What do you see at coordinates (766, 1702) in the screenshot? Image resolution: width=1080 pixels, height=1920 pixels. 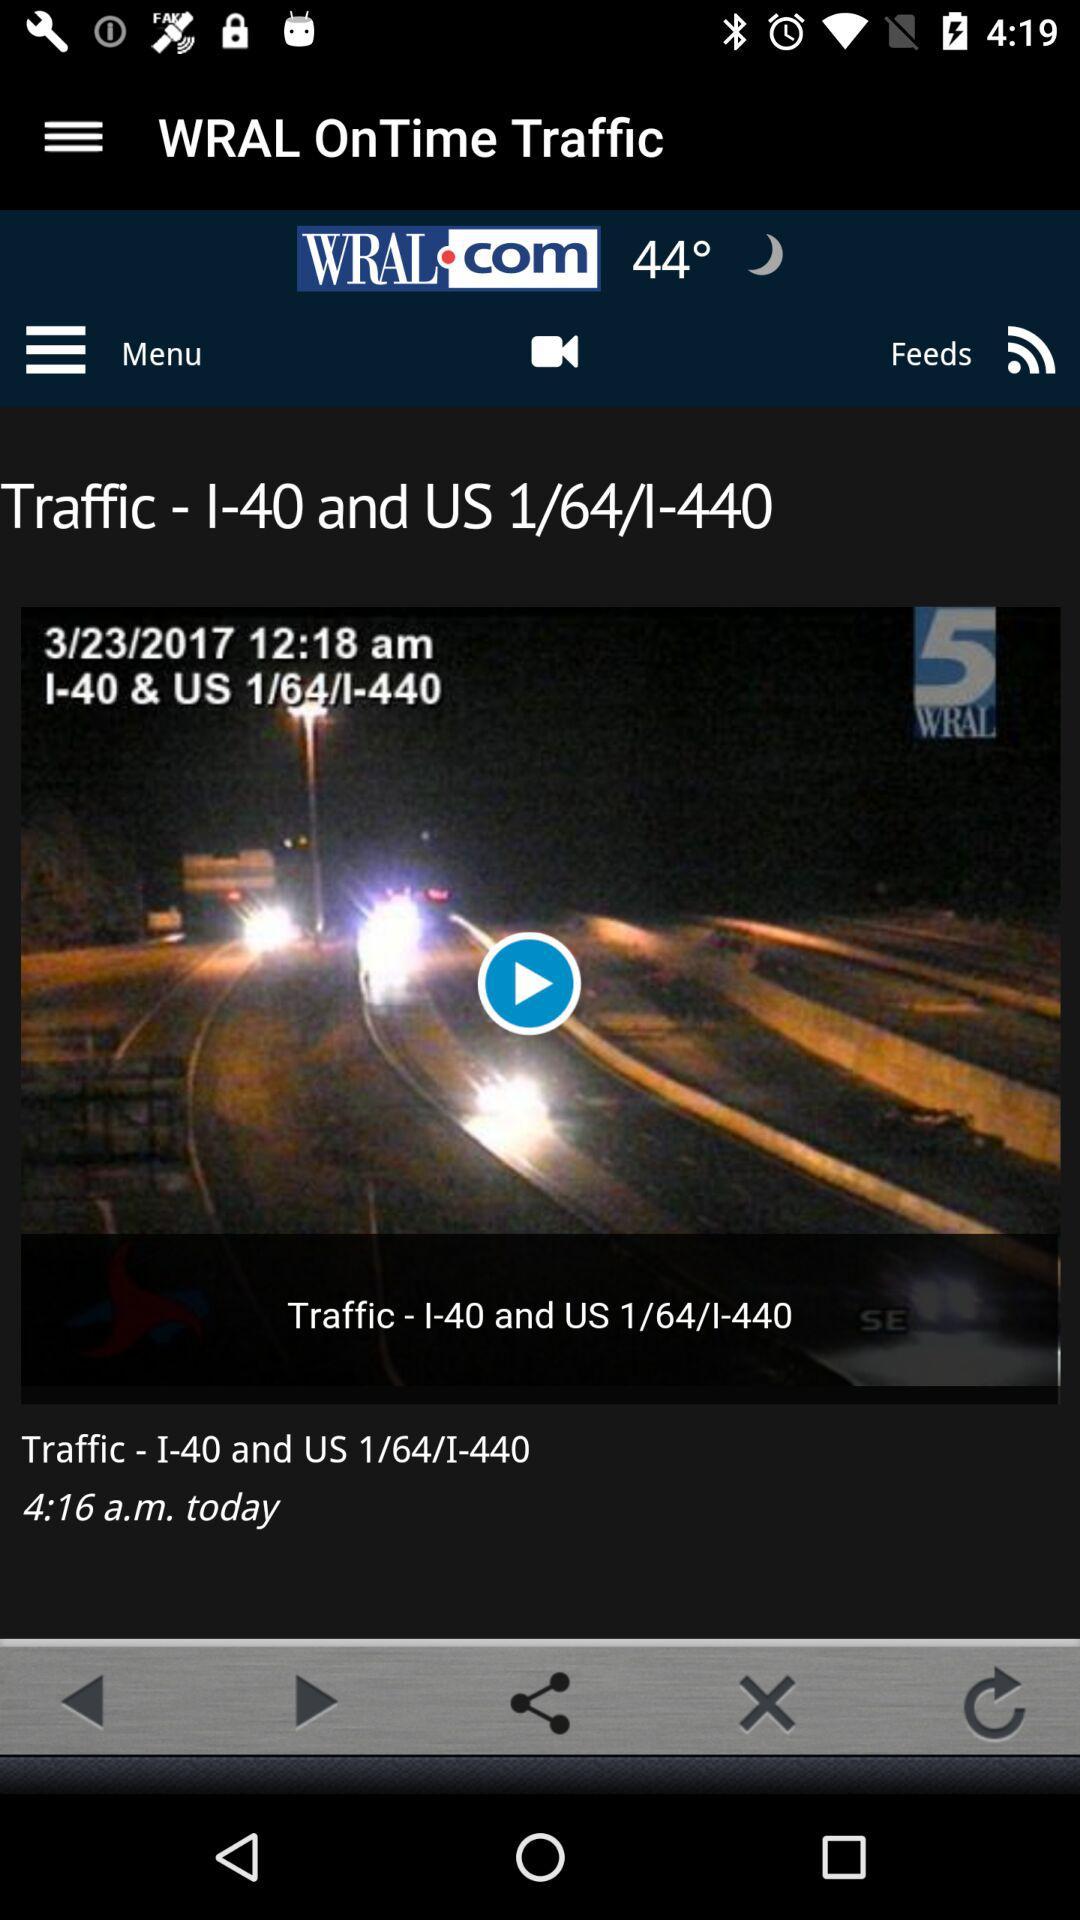 I see `button` at bounding box center [766, 1702].